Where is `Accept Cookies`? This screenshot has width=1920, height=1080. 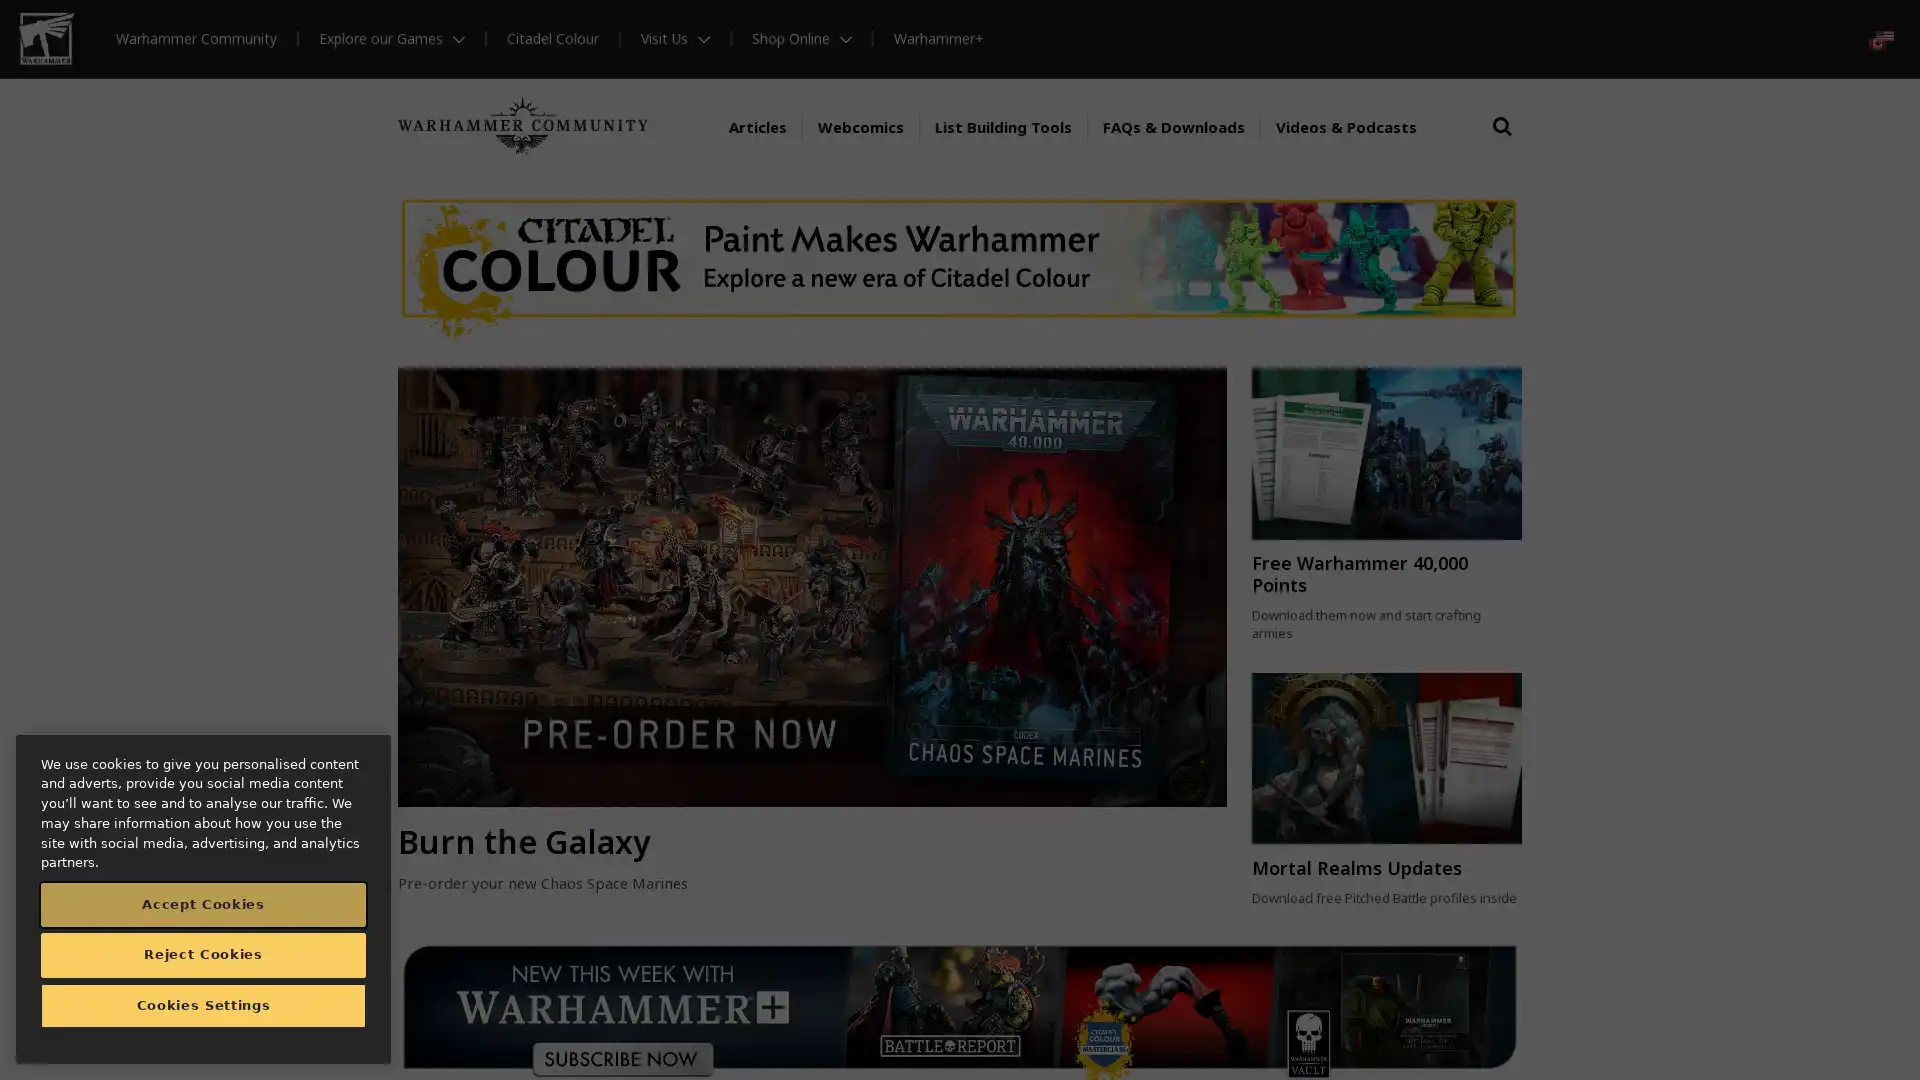
Accept Cookies is located at coordinates (203, 910).